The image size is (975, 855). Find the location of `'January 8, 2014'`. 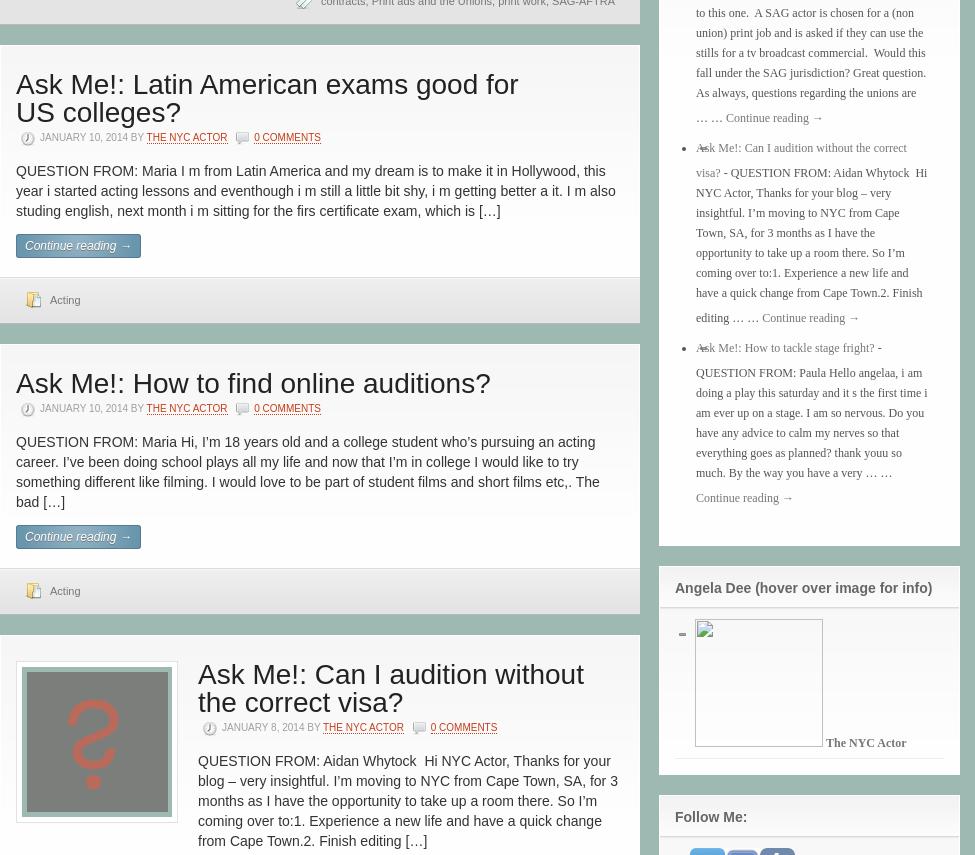

'January 8, 2014' is located at coordinates (264, 727).